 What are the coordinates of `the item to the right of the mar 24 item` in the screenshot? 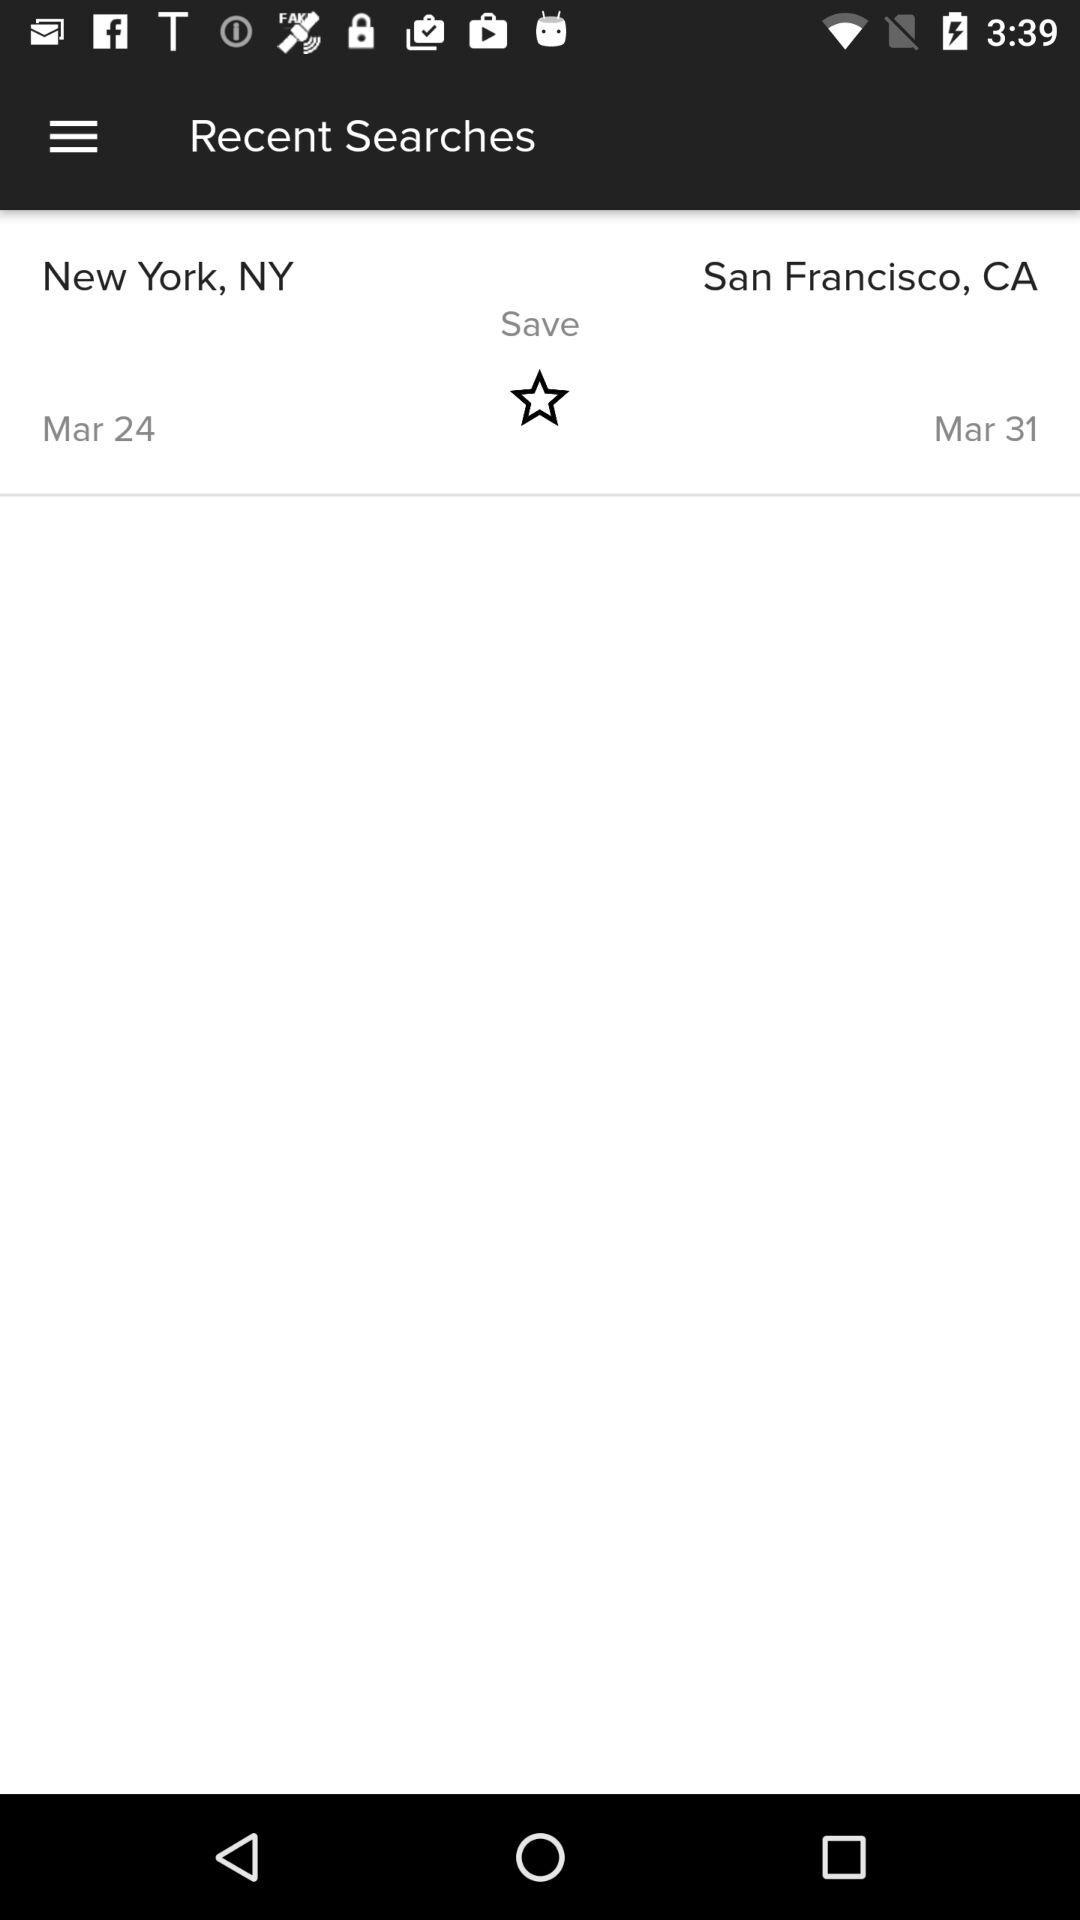 It's located at (538, 398).